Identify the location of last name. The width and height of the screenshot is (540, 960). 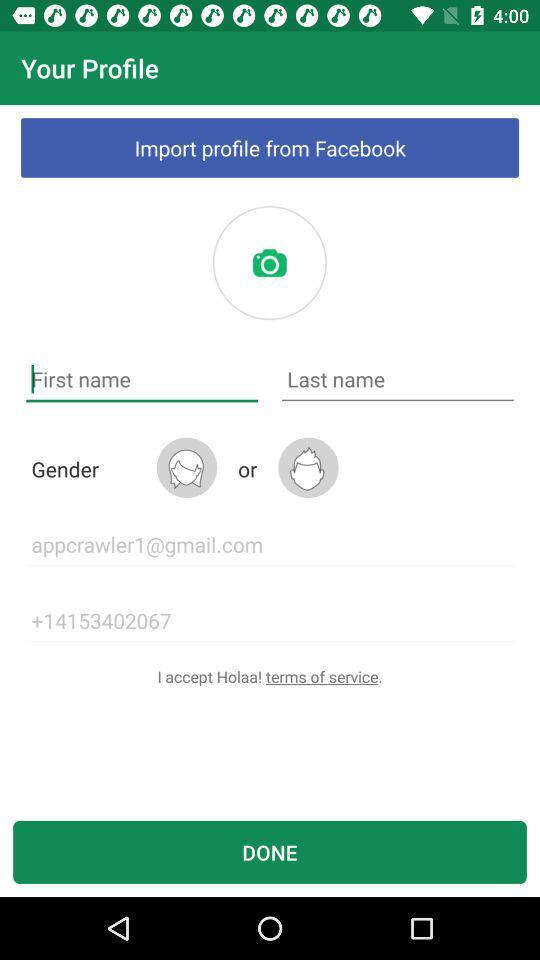
(397, 378).